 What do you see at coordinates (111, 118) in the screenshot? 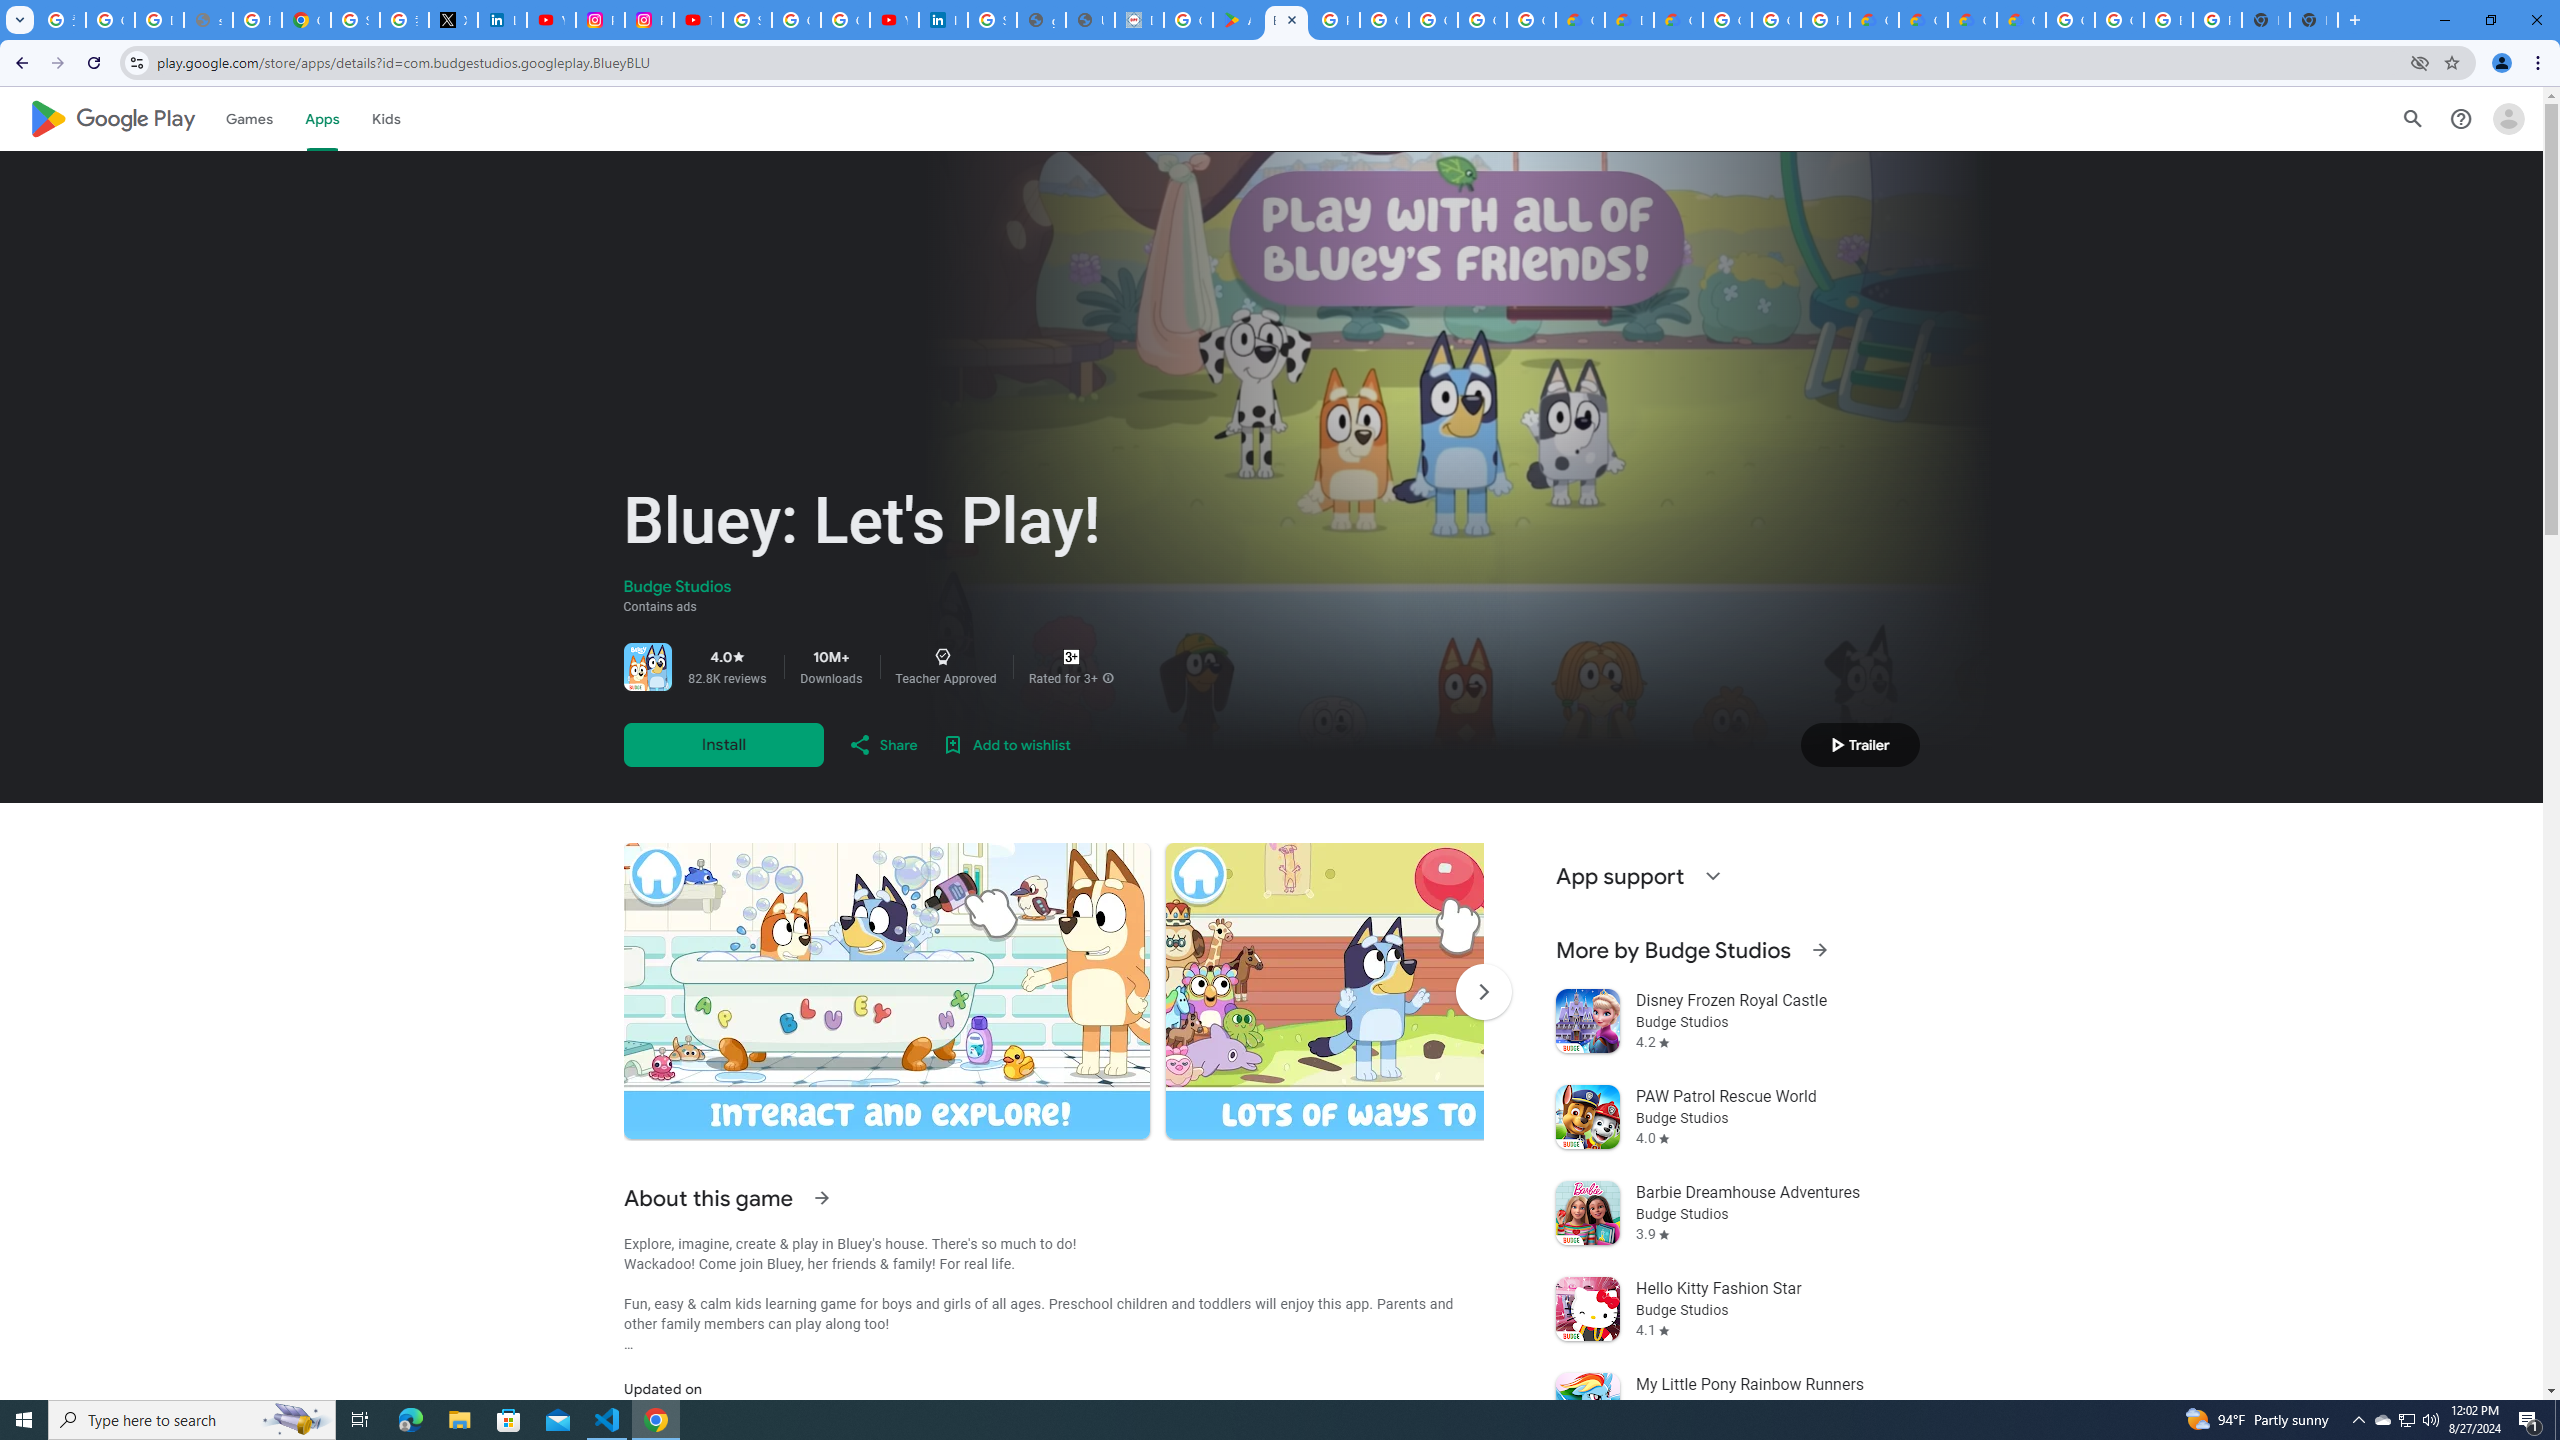
I see `'Google Play logo'` at bounding box center [111, 118].